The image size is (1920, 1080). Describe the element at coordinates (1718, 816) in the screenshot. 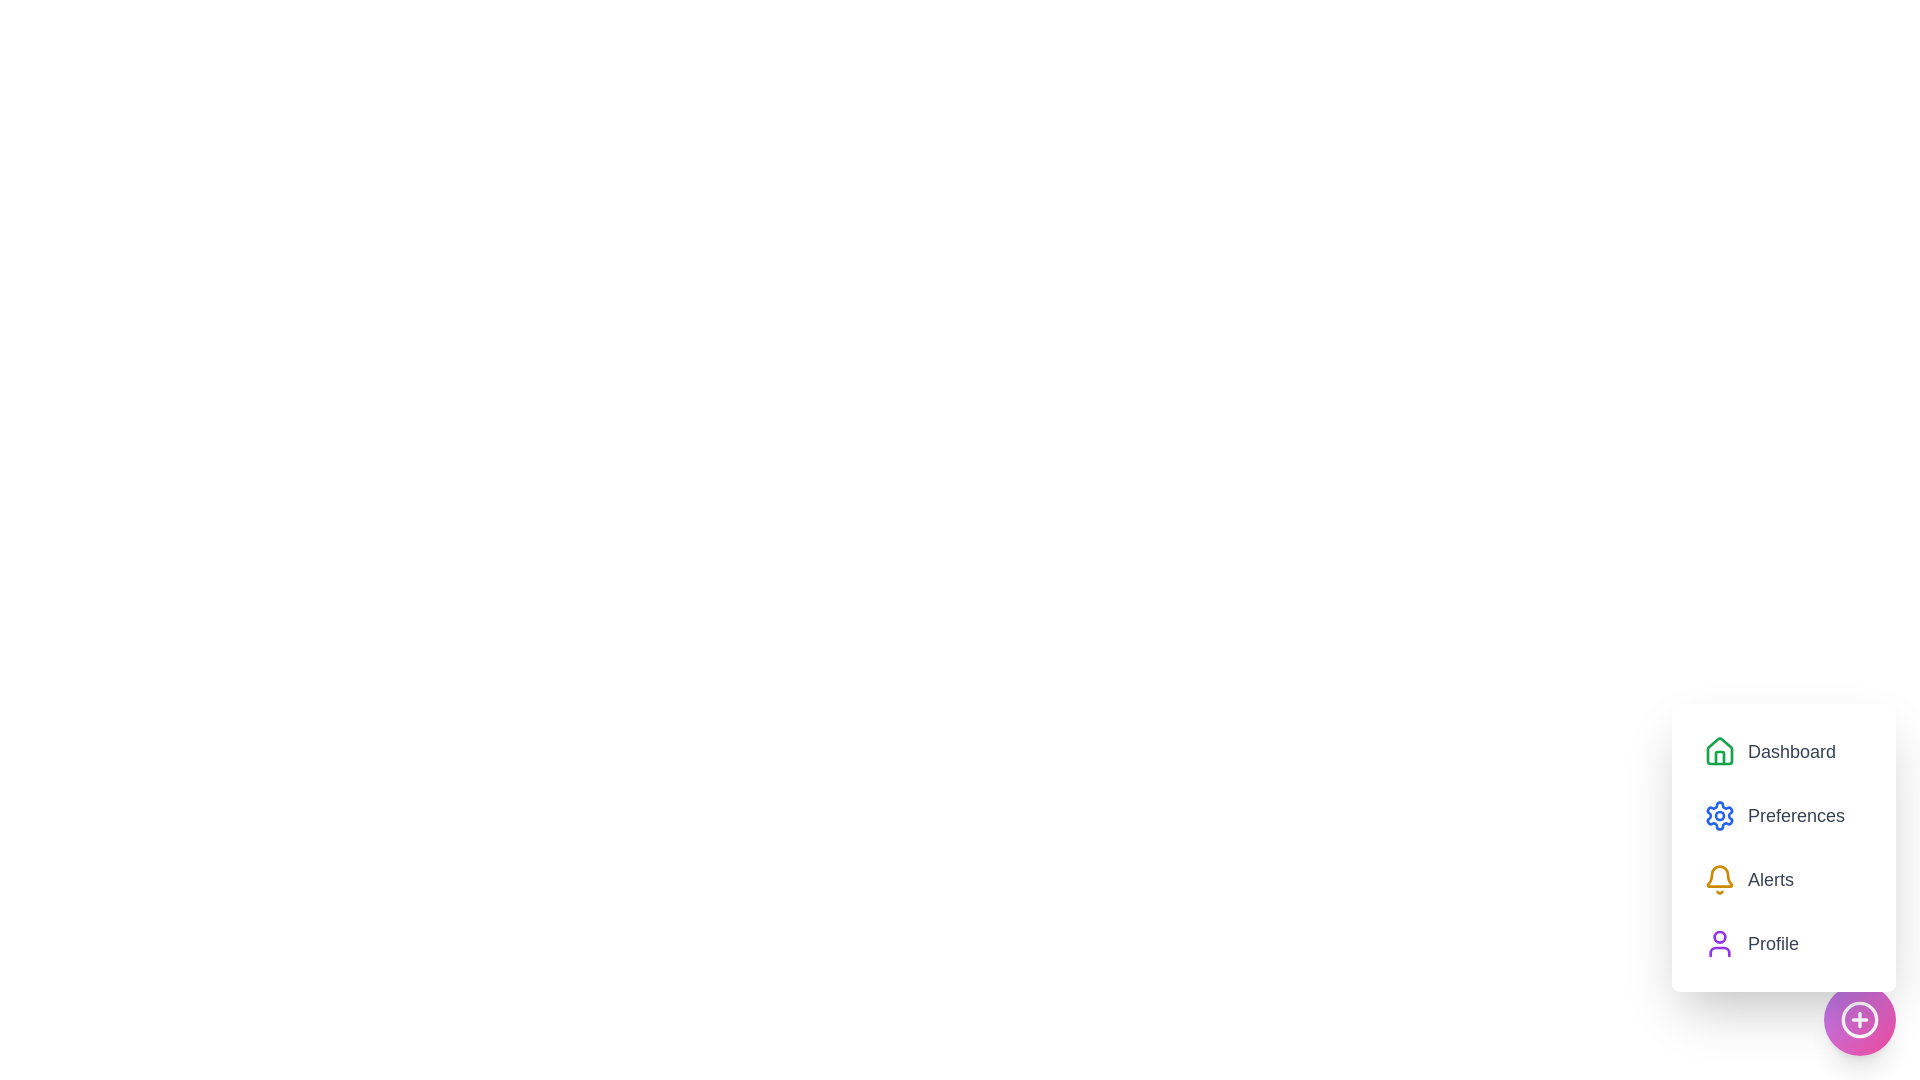

I see `the menu icon corresponding to Preferences` at that location.